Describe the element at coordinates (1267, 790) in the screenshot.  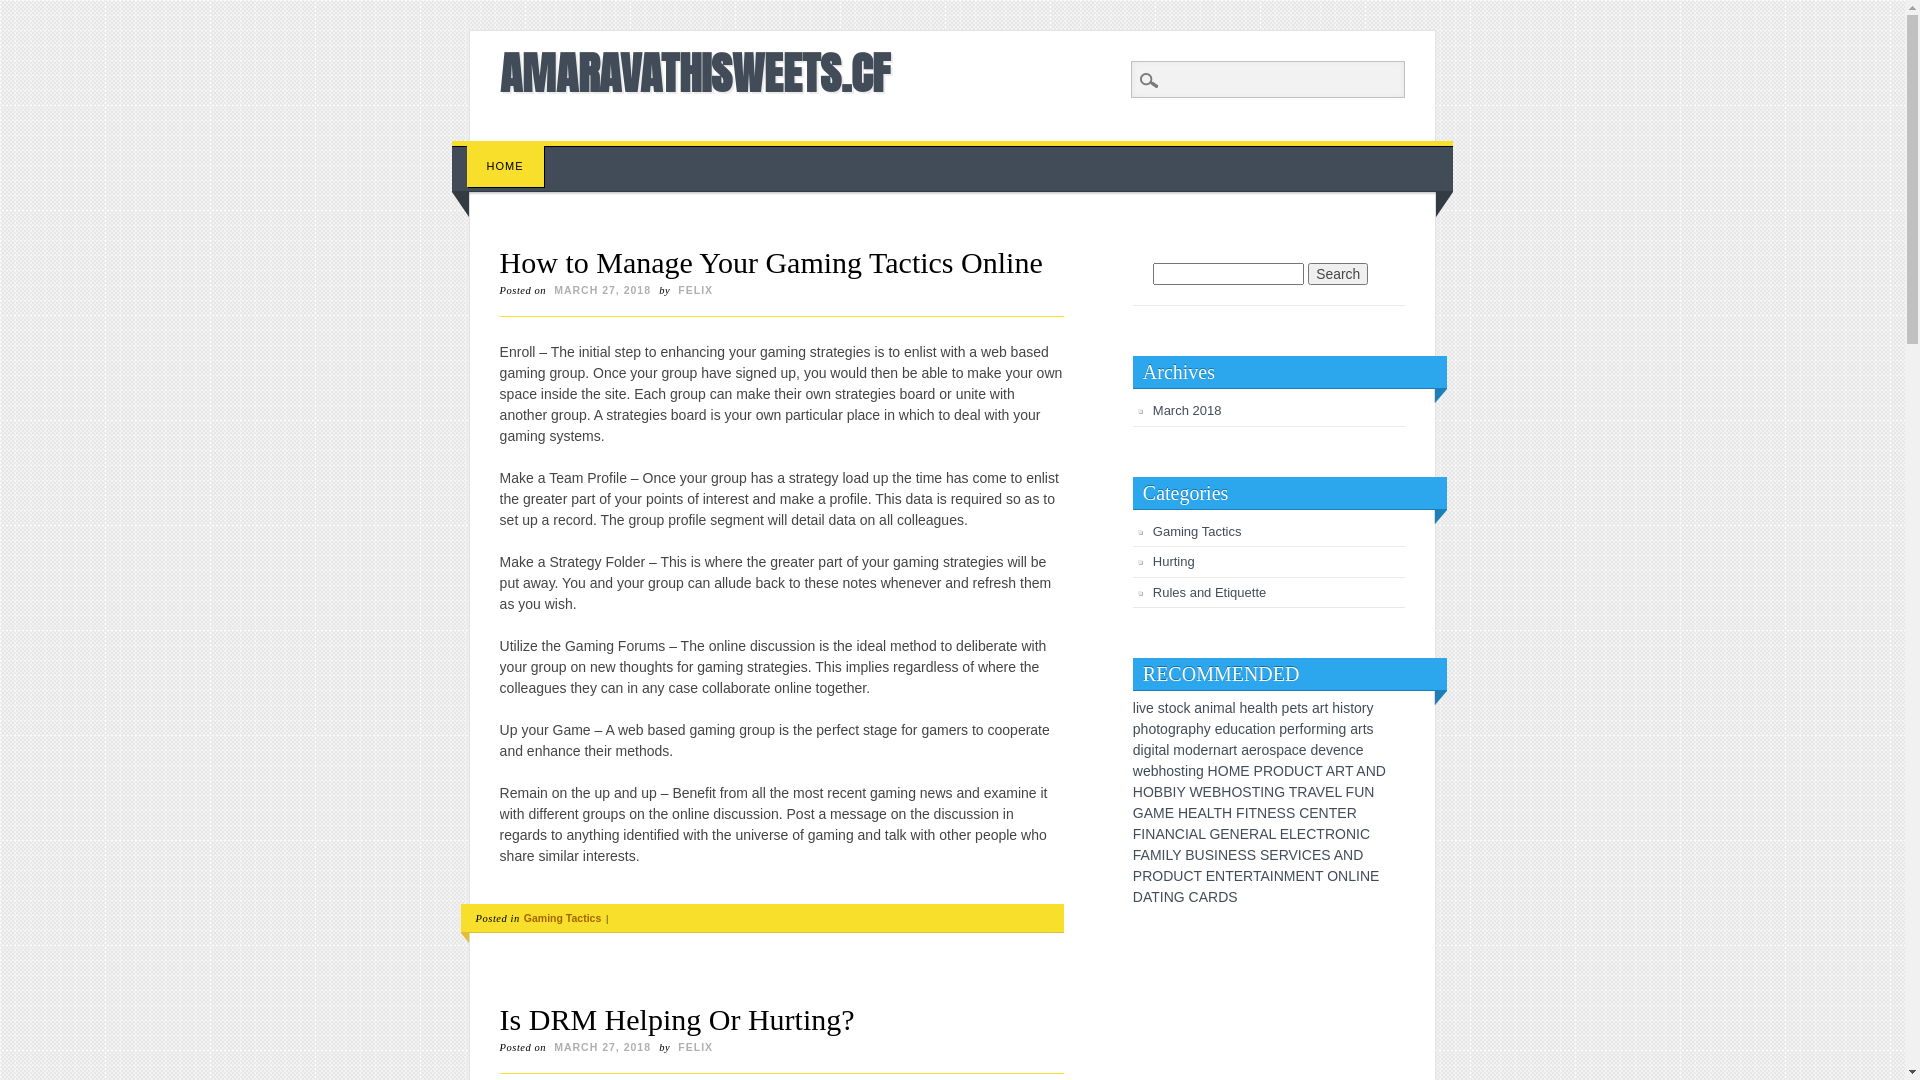
I see `'N'` at that location.